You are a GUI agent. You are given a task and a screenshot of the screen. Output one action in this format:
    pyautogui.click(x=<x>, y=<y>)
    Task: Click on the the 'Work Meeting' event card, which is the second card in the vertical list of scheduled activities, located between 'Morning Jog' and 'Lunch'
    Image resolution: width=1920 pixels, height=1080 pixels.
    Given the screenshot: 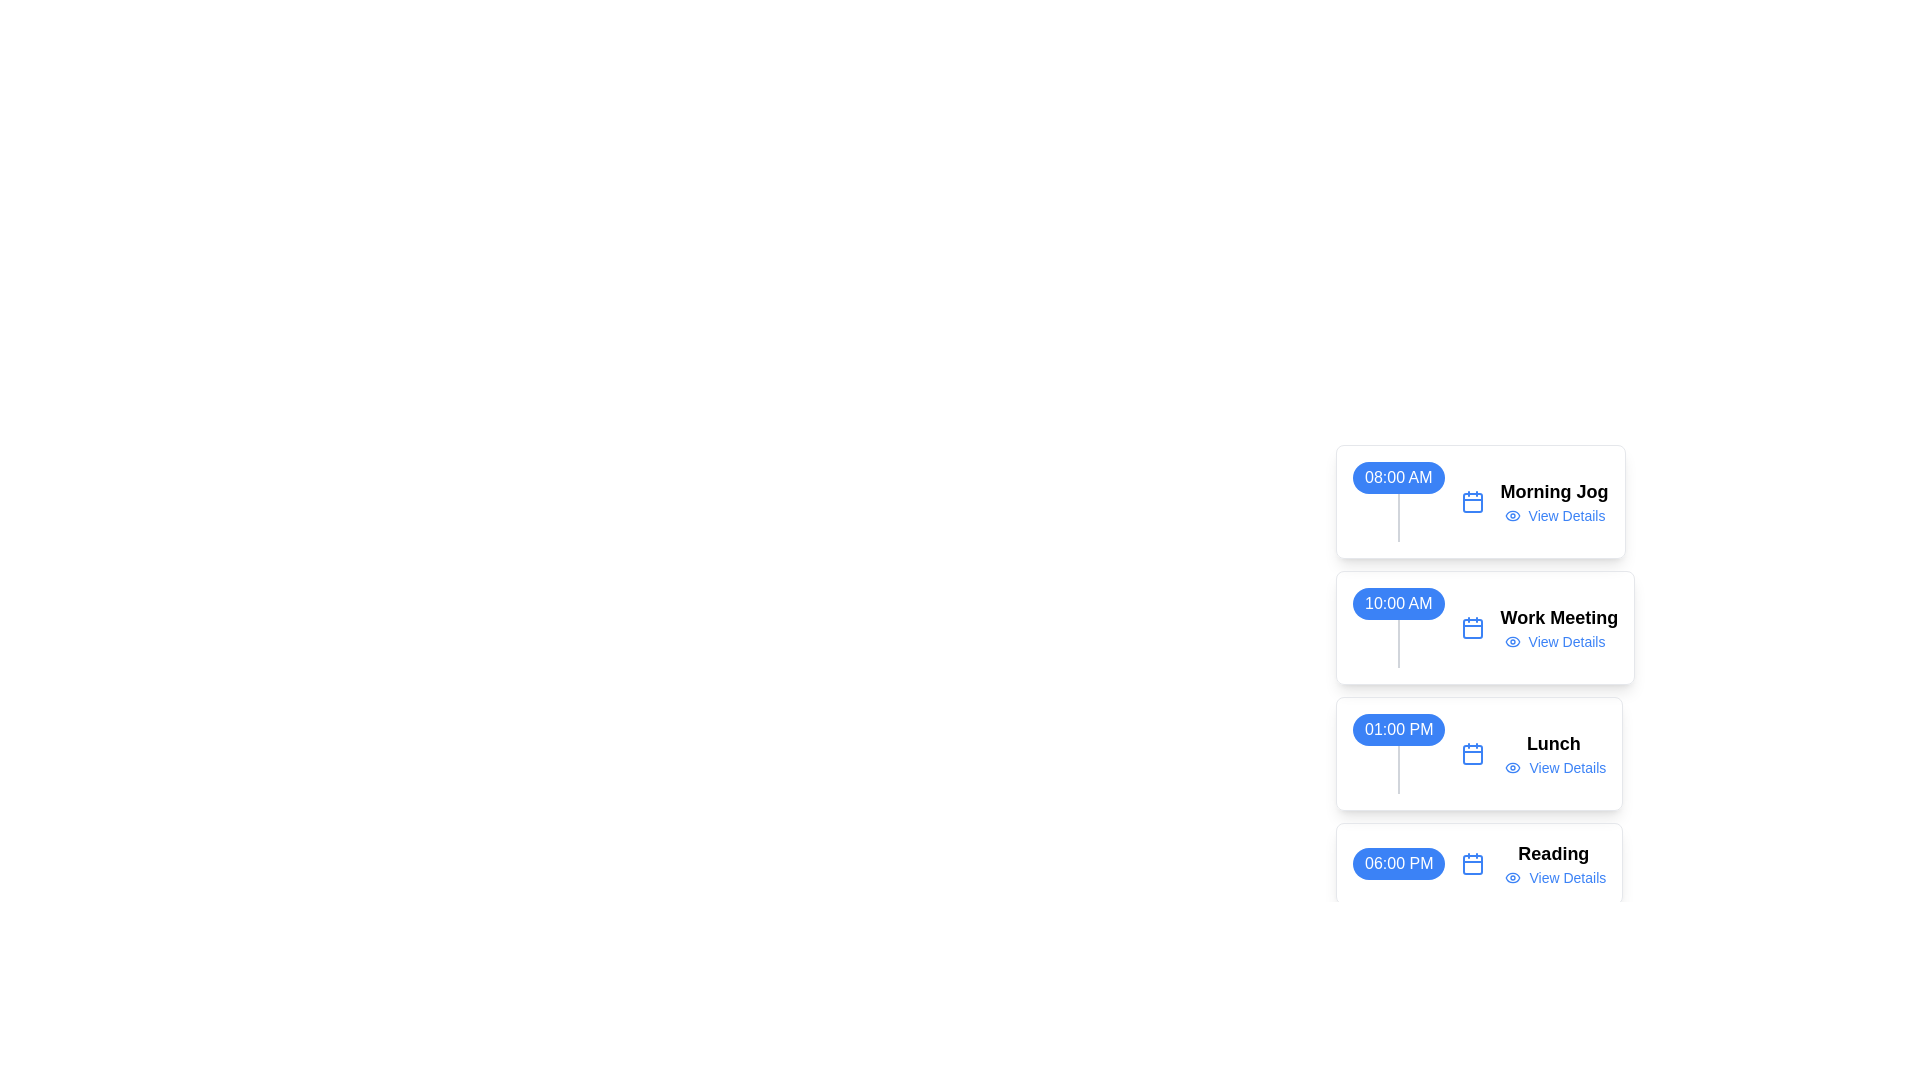 What is the action you would take?
    pyautogui.click(x=1591, y=675)
    